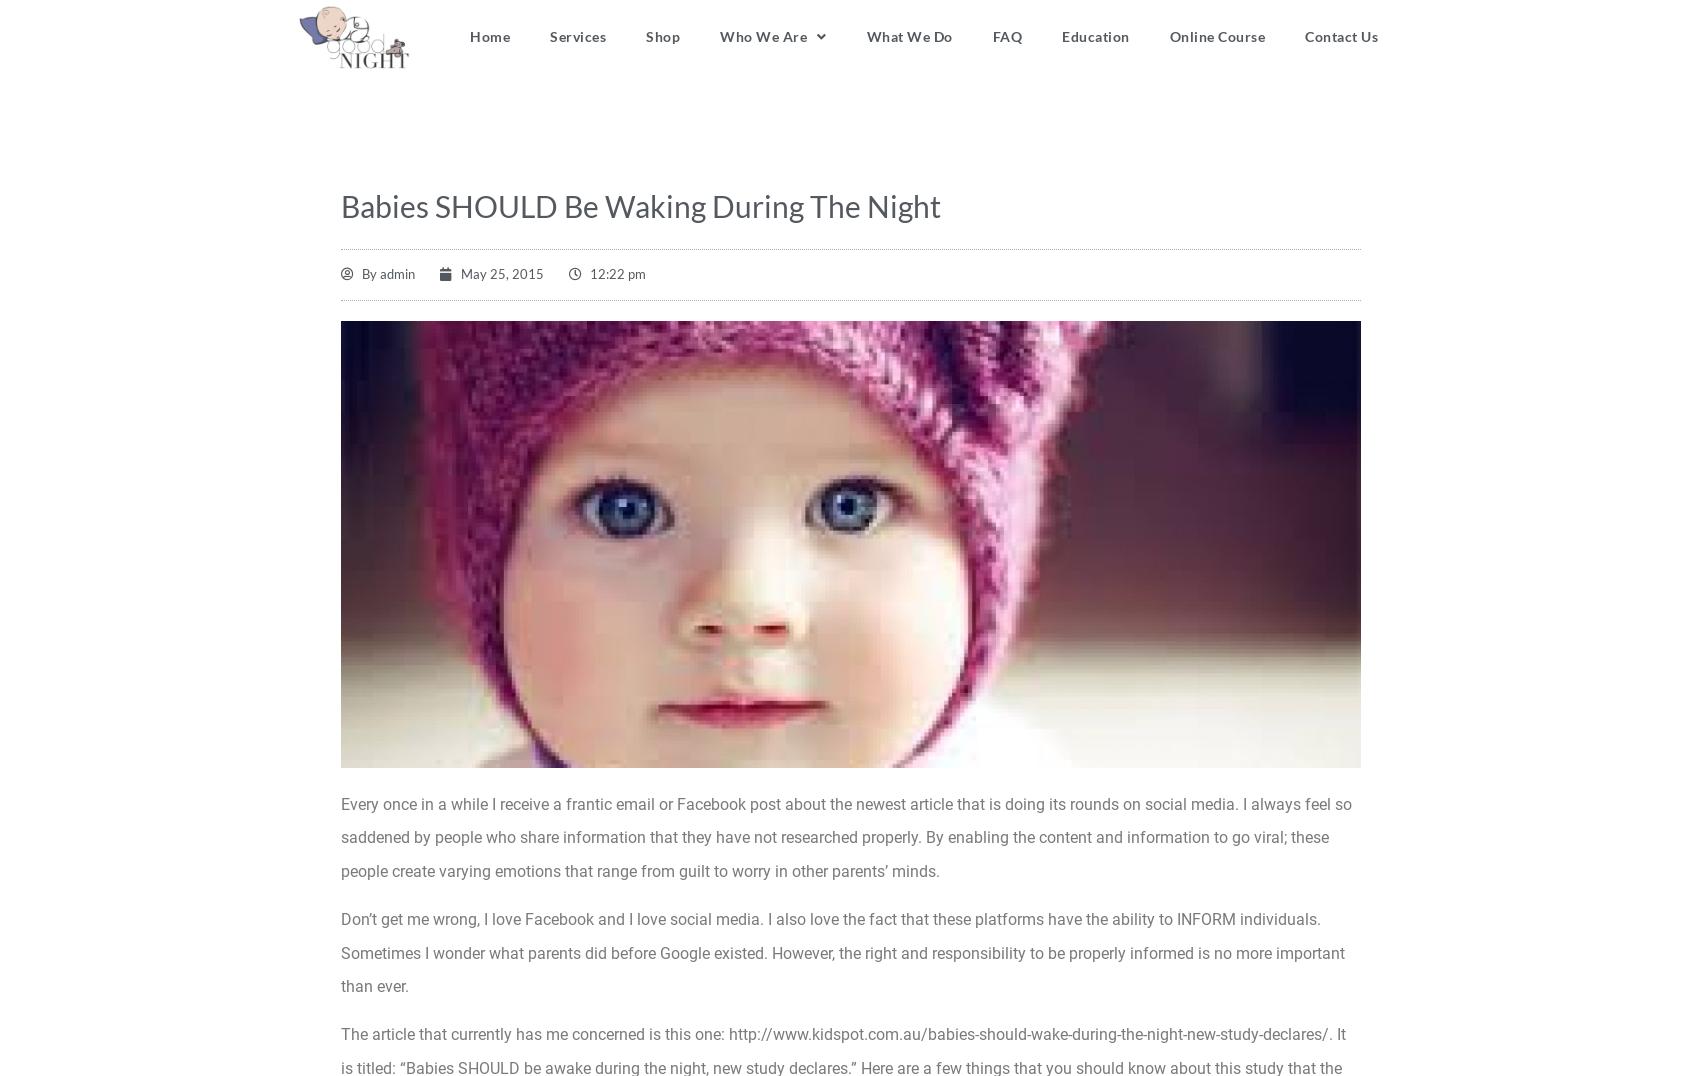 Image resolution: width=1701 pixels, height=1076 pixels. I want to click on '12:22 pm', so click(615, 272).